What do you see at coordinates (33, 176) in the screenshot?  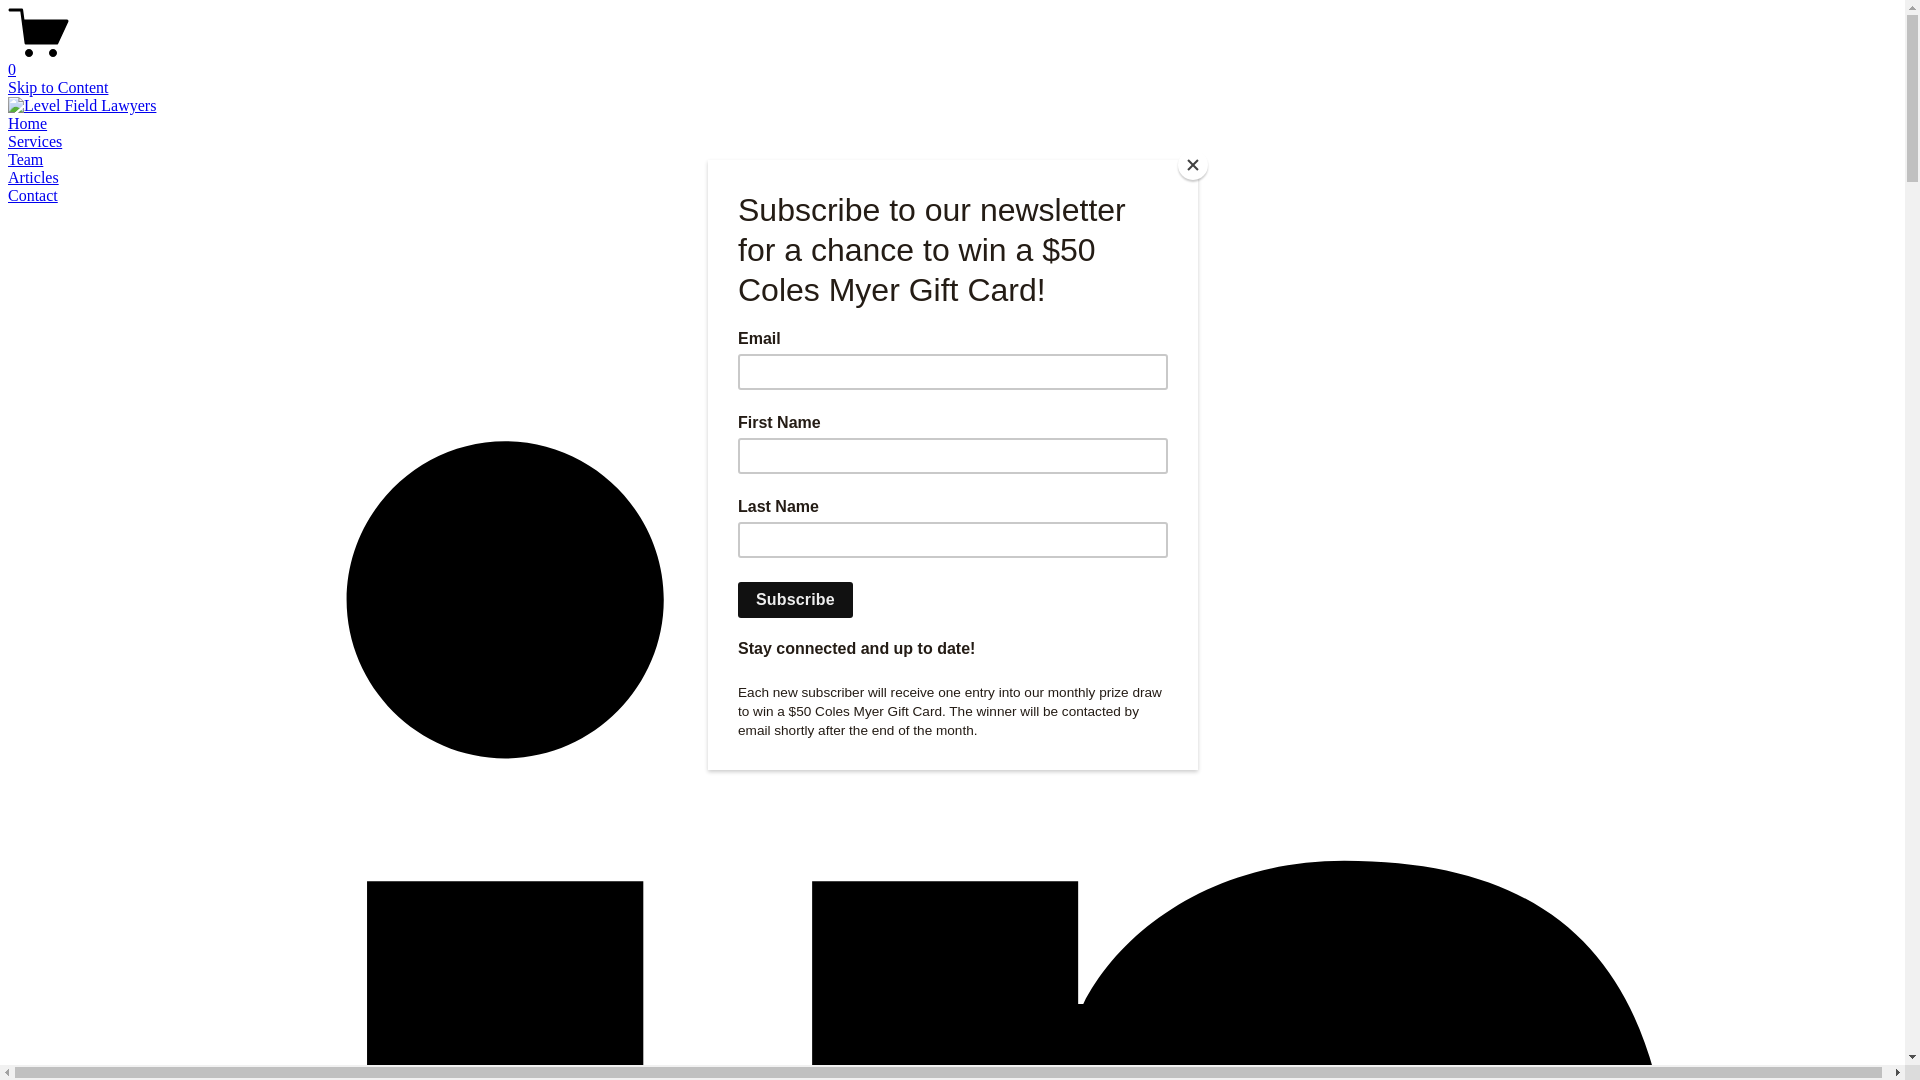 I see `'Articles'` at bounding box center [33, 176].